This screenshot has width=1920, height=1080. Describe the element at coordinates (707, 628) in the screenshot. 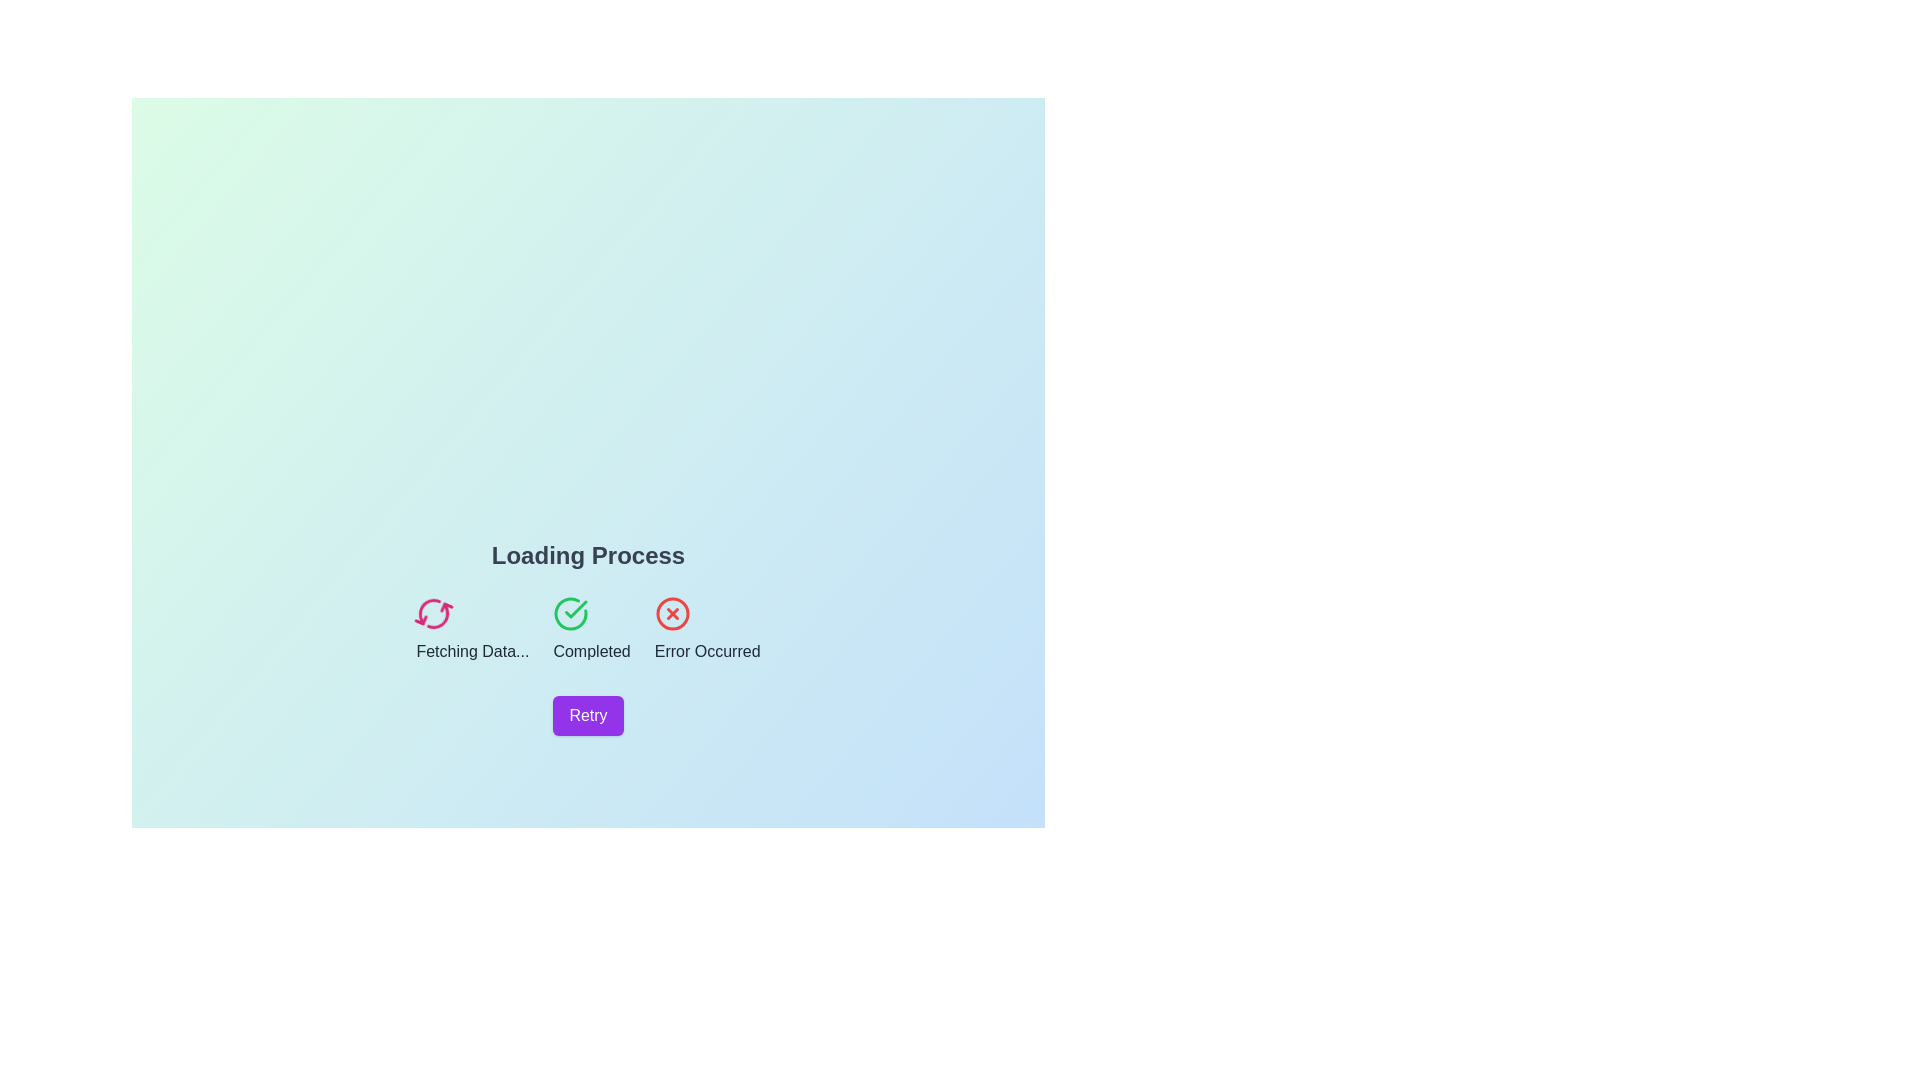

I see `status indicated by the error status indicator, which is the third in a sequence of three horizontal status indicators, located to the right of the 'Completed' status indicator` at that location.